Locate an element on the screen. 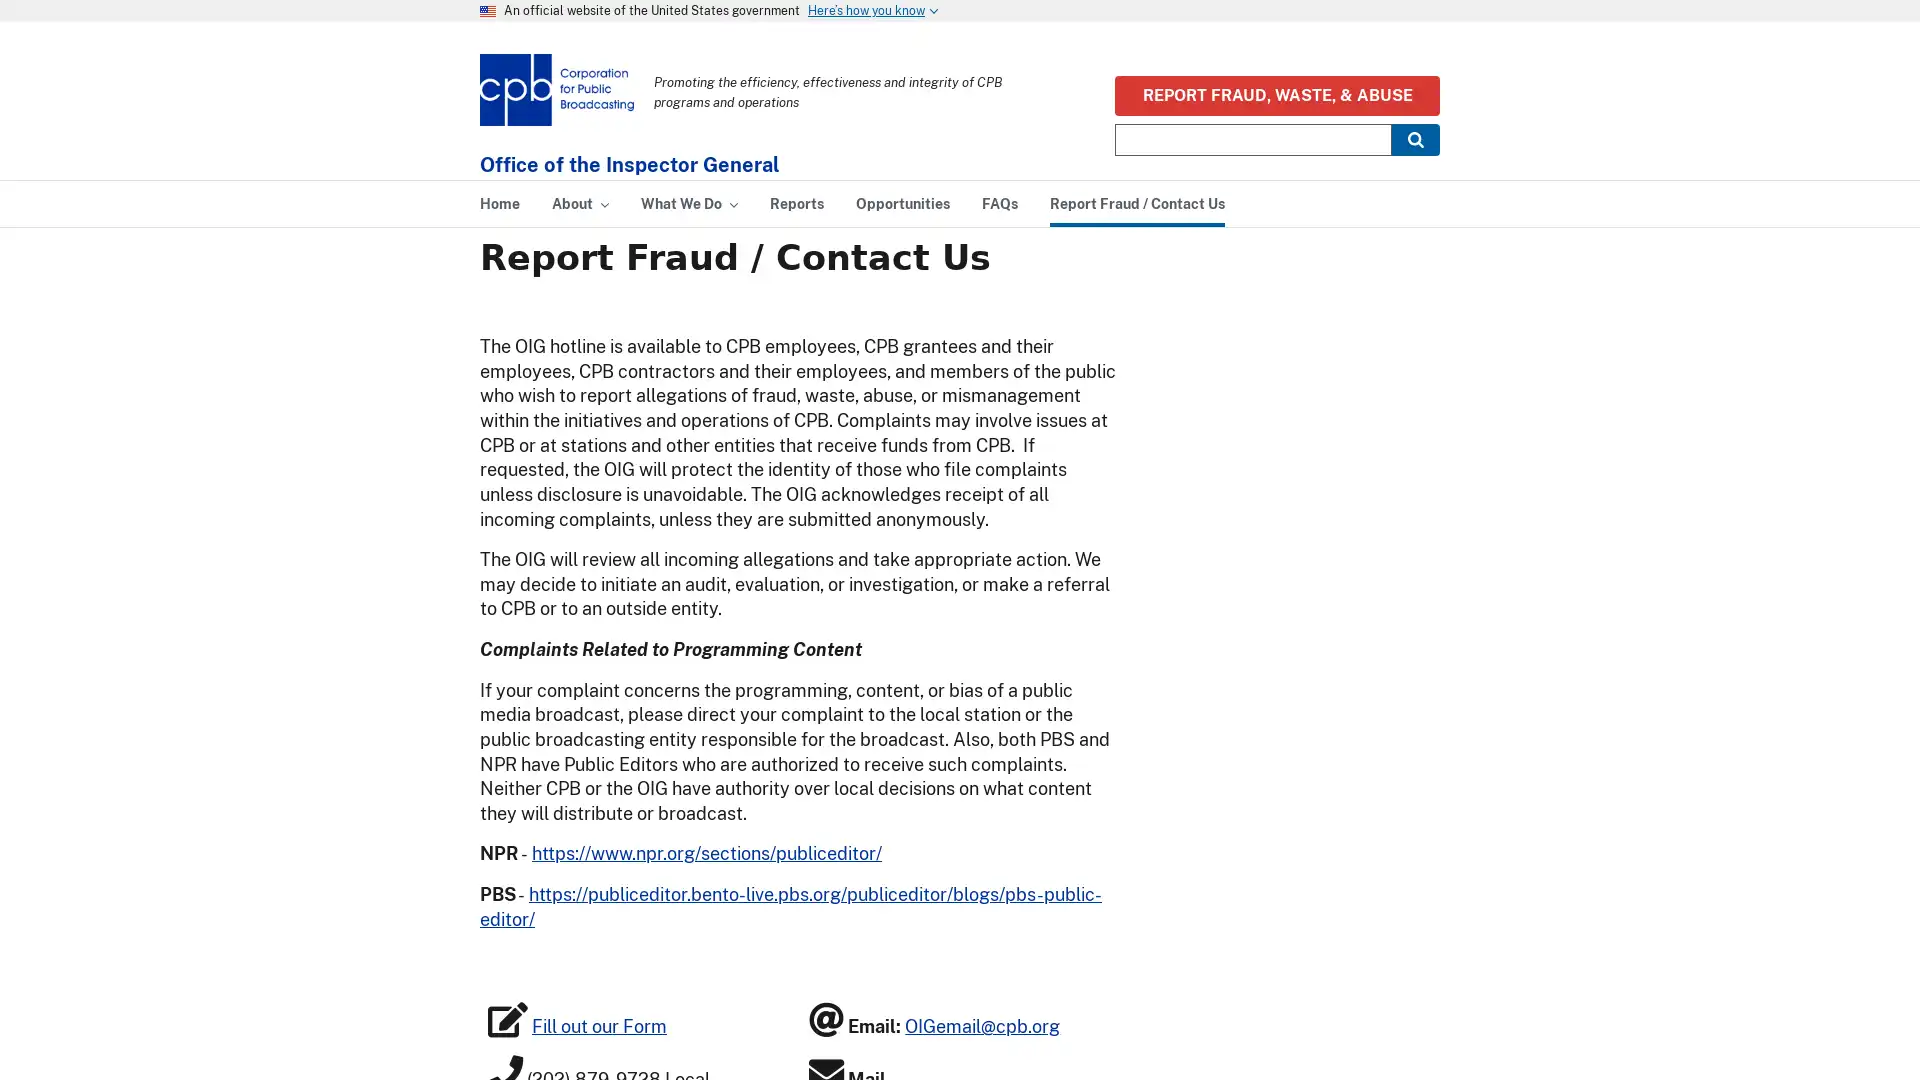  About is located at coordinates (579, 204).